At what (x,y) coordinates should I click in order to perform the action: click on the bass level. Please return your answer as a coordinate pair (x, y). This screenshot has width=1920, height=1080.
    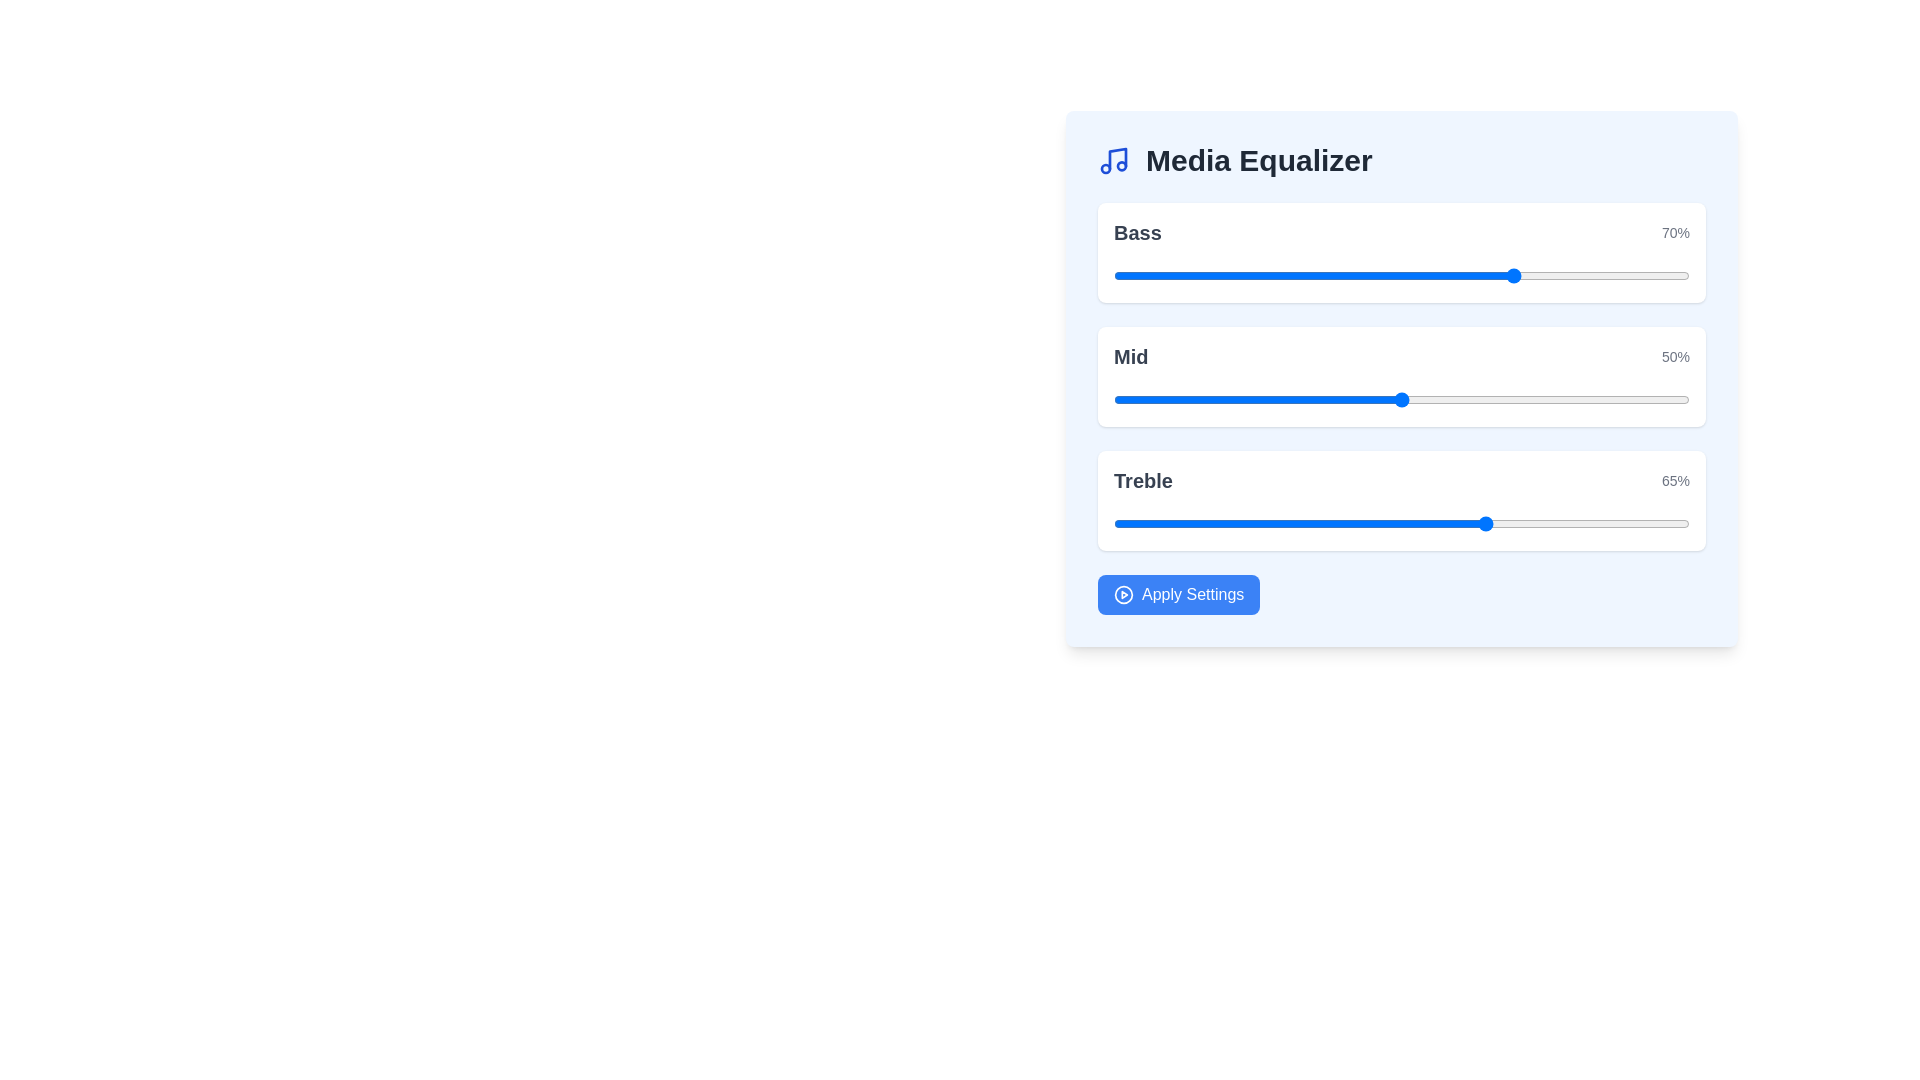
    Looking at the image, I should click on (1655, 272).